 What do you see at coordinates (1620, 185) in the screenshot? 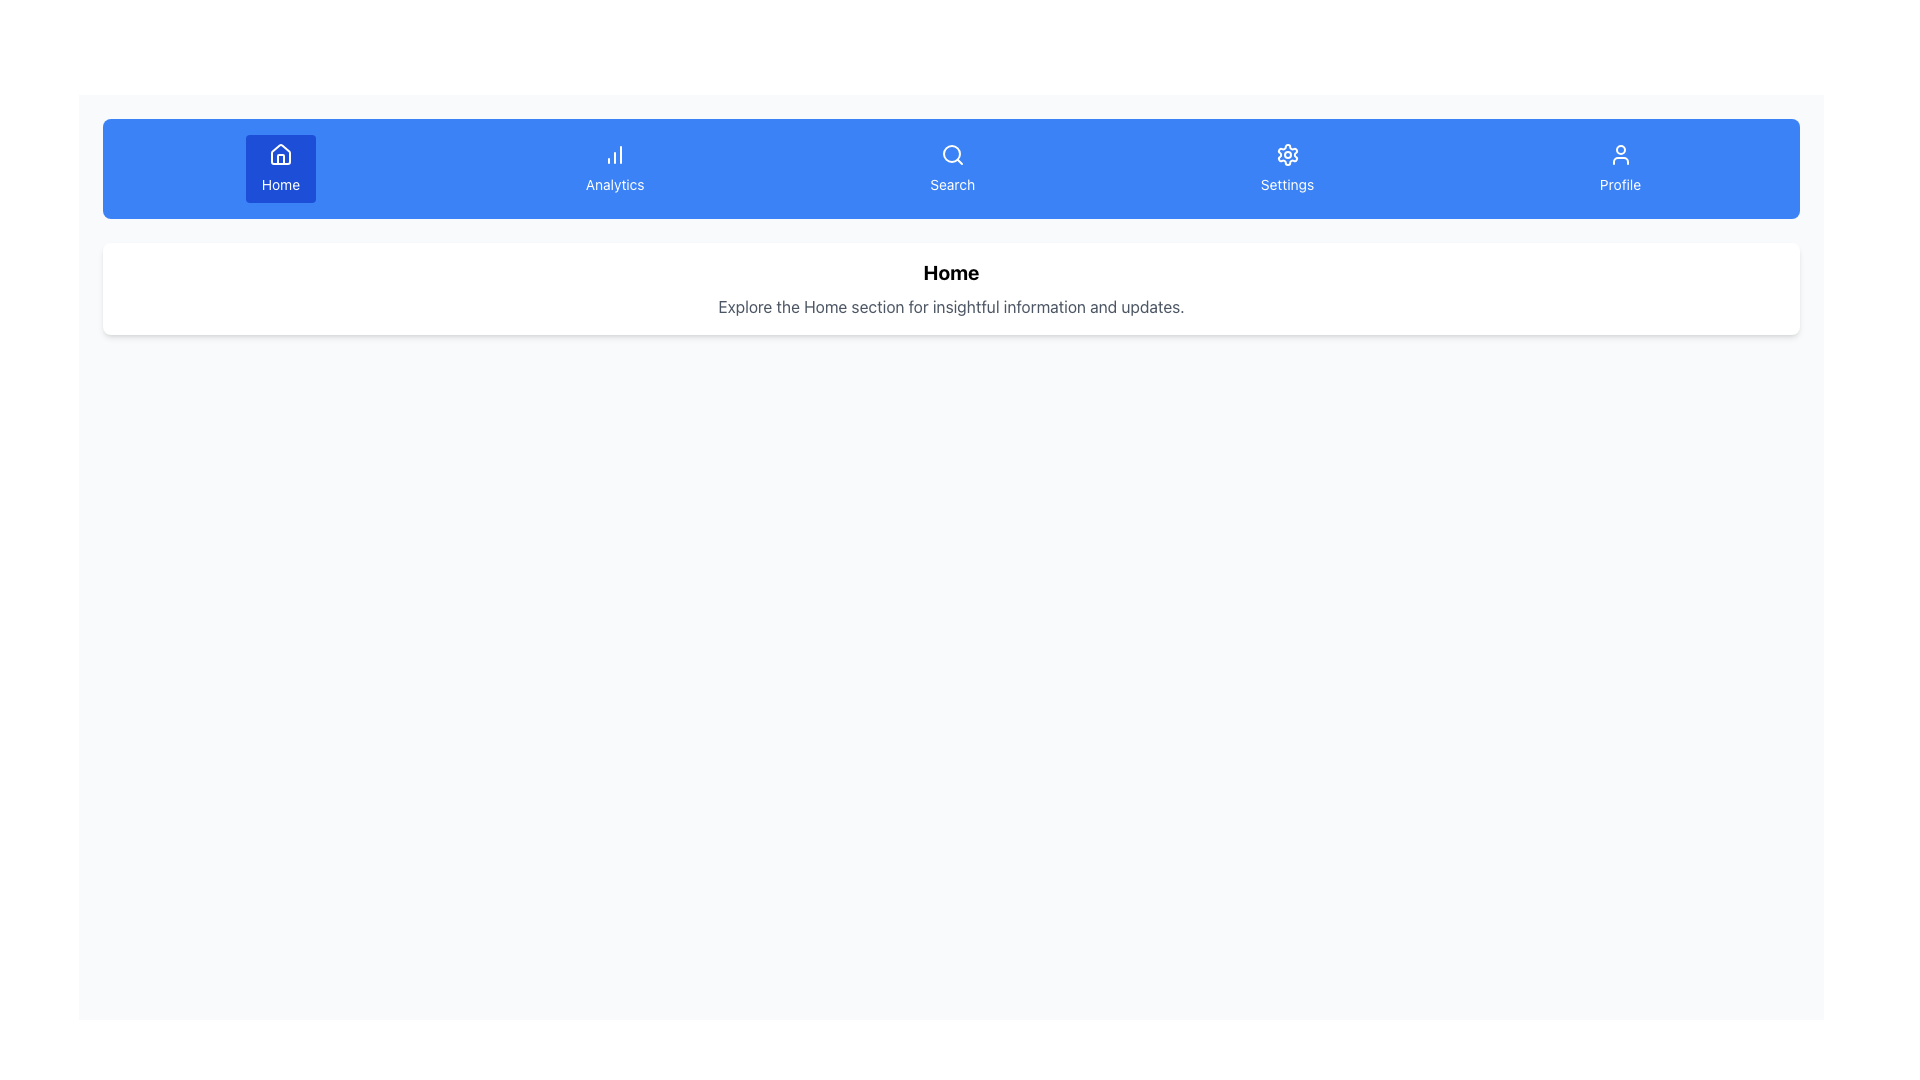
I see `the Text Label that describes the user profile section in the navigation bar, located at the far right and below the profile icon` at bounding box center [1620, 185].